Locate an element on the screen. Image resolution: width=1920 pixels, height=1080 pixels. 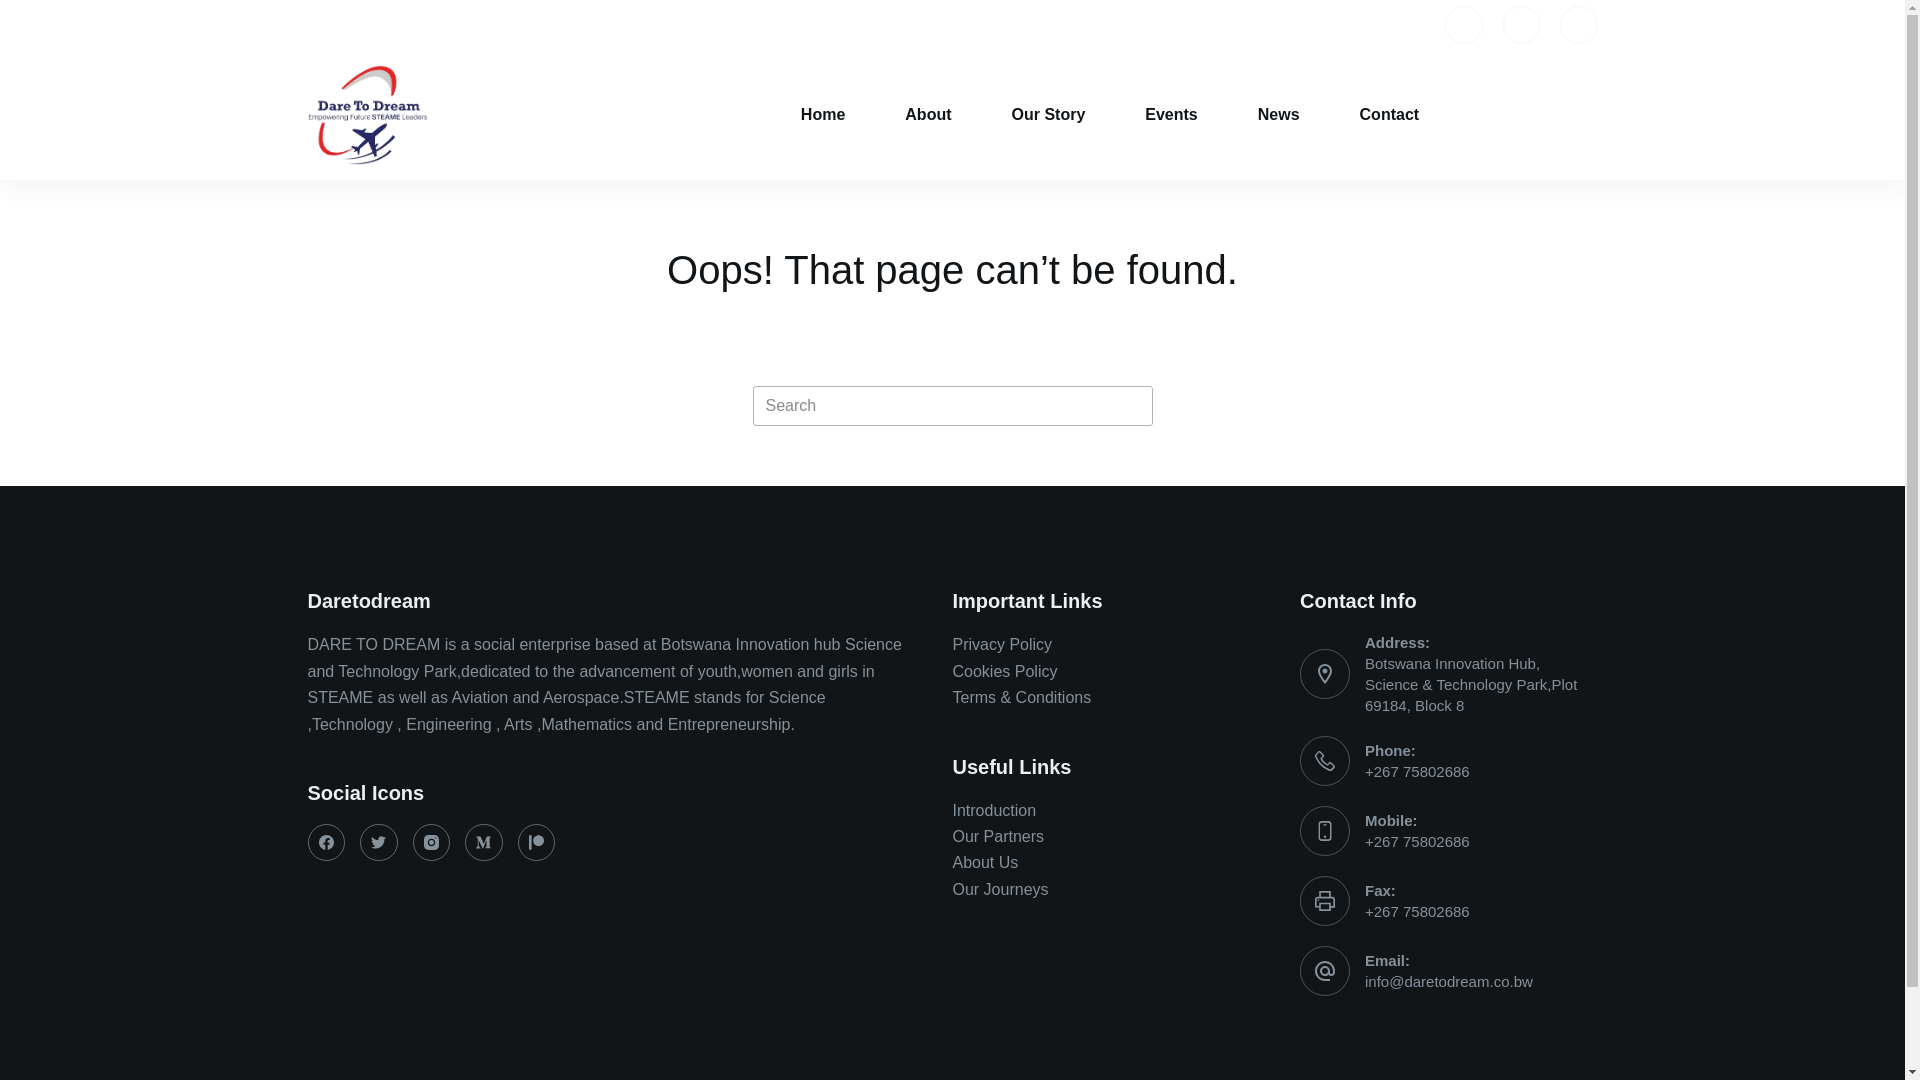
'Privacy Policy' is located at coordinates (1002, 644).